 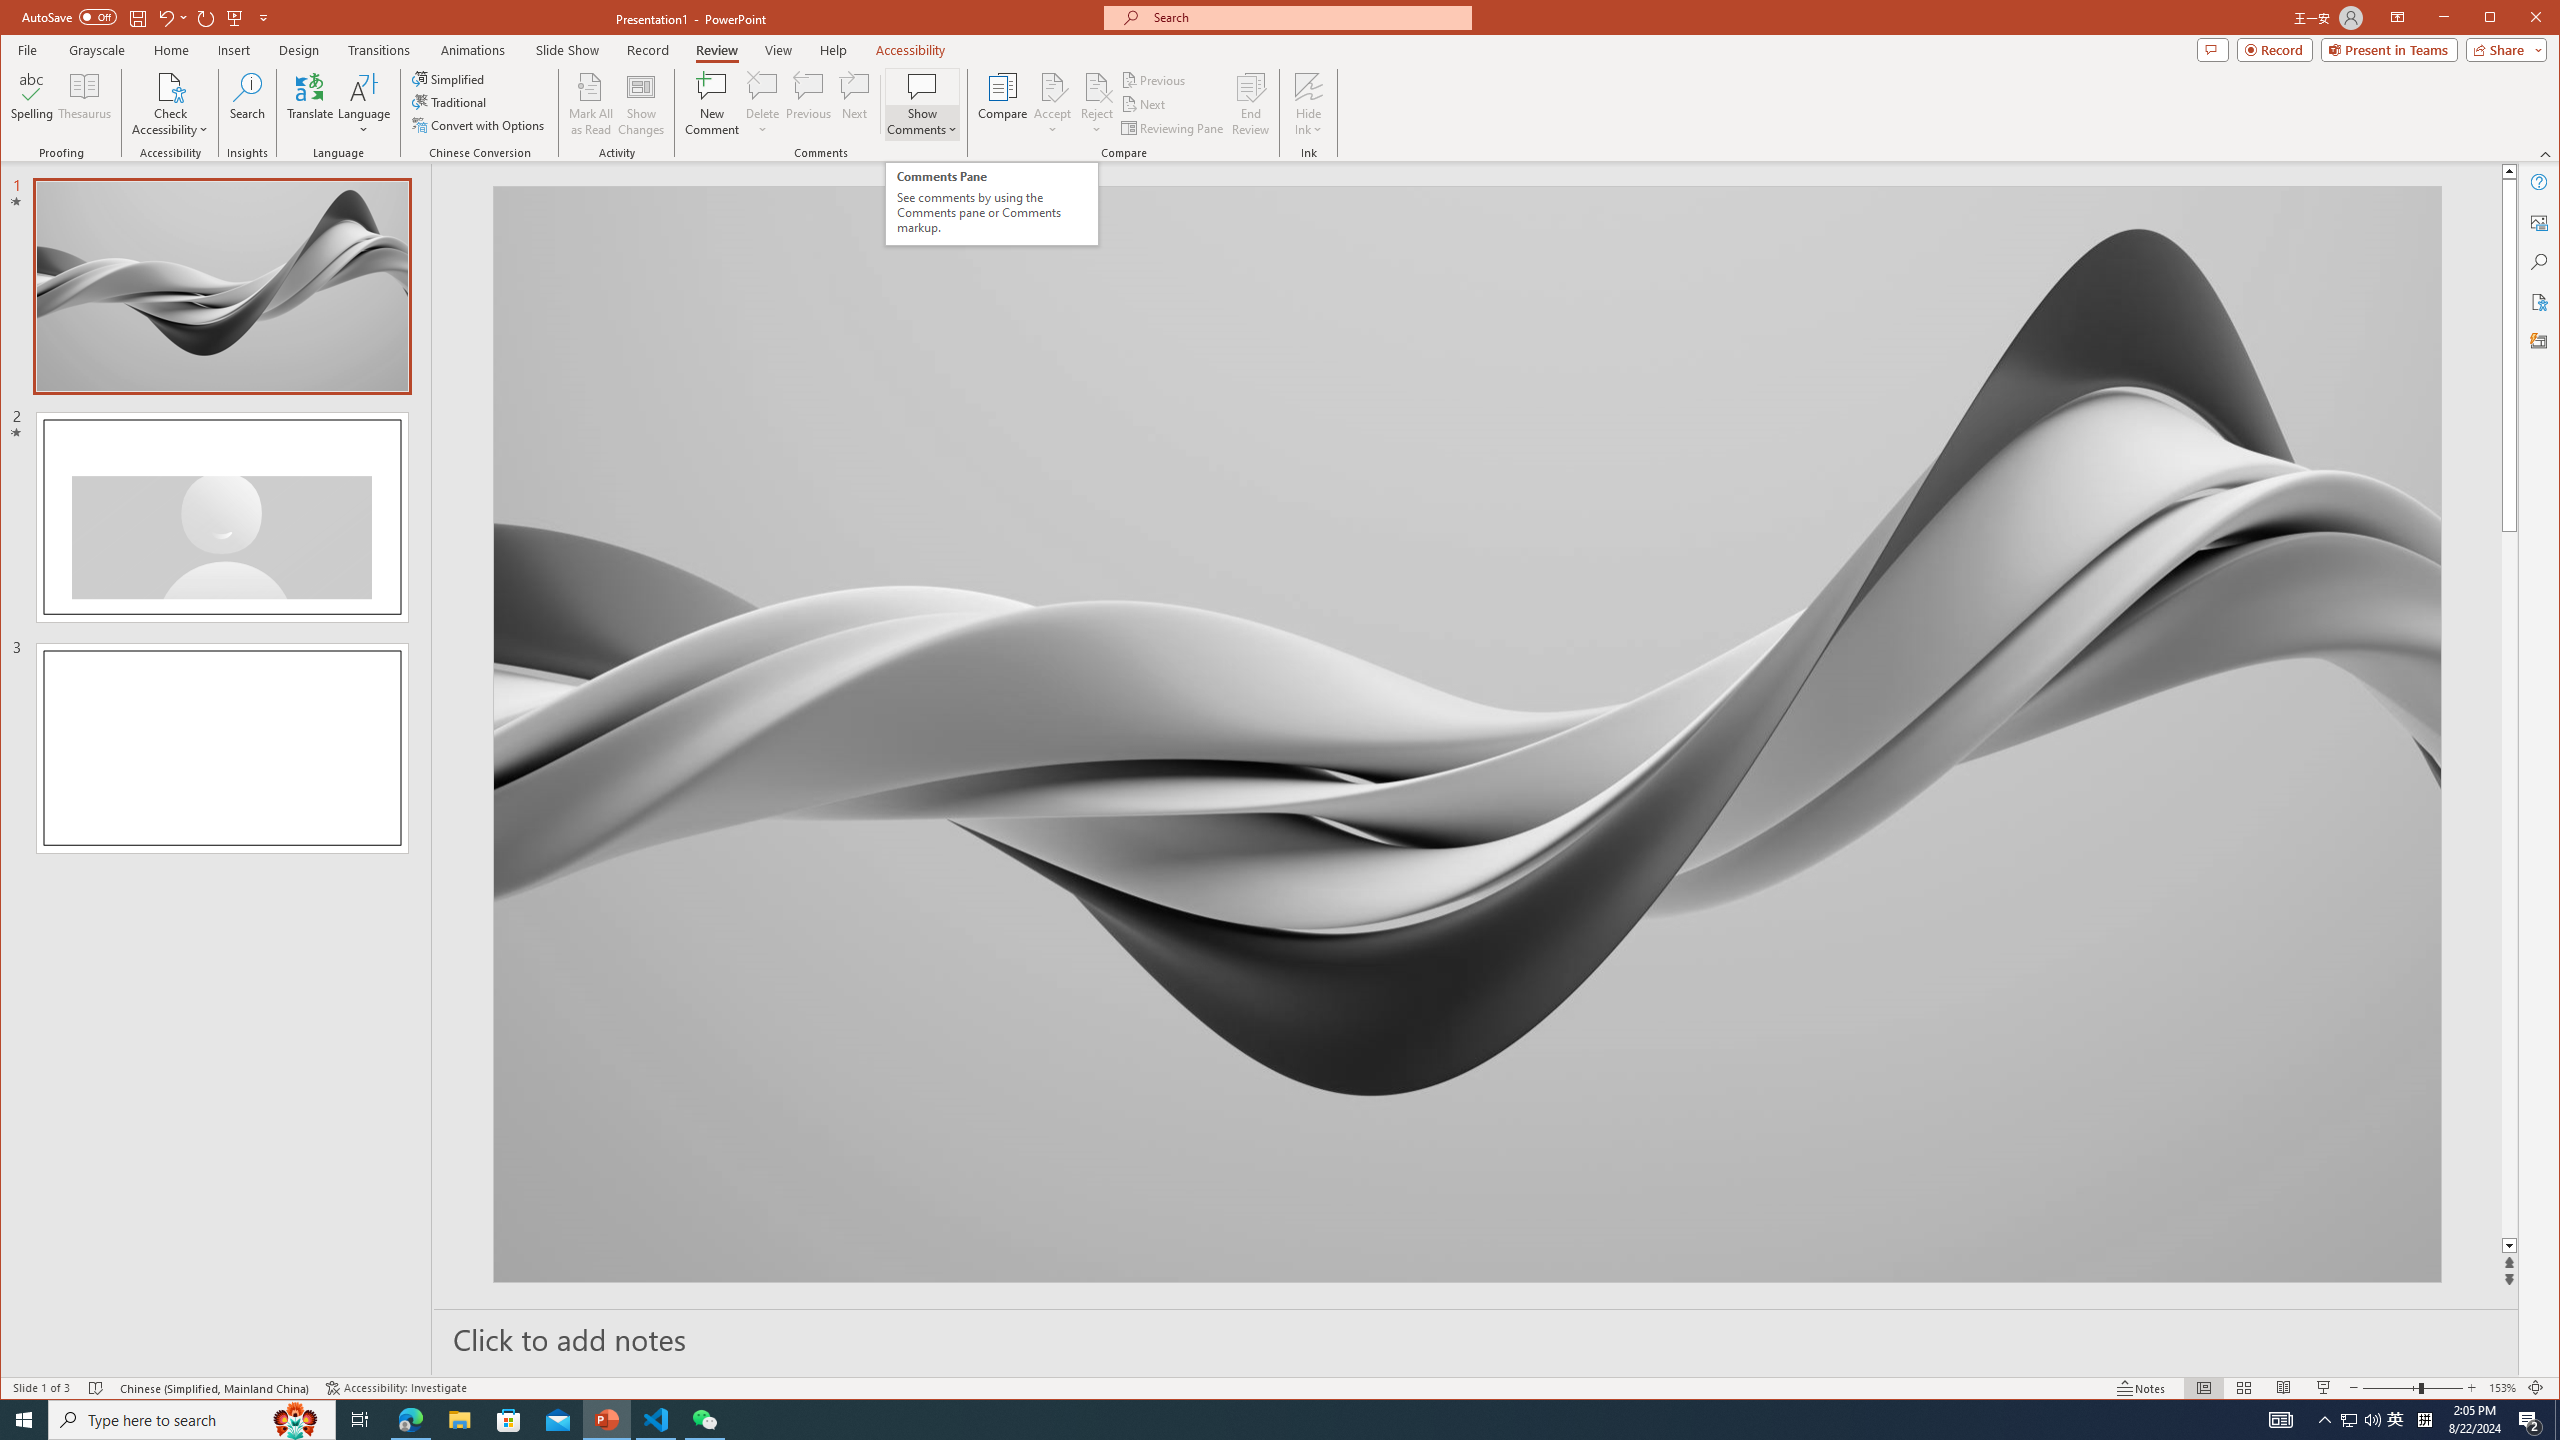 I want to click on 'Hide Ink', so click(x=1308, y=85).